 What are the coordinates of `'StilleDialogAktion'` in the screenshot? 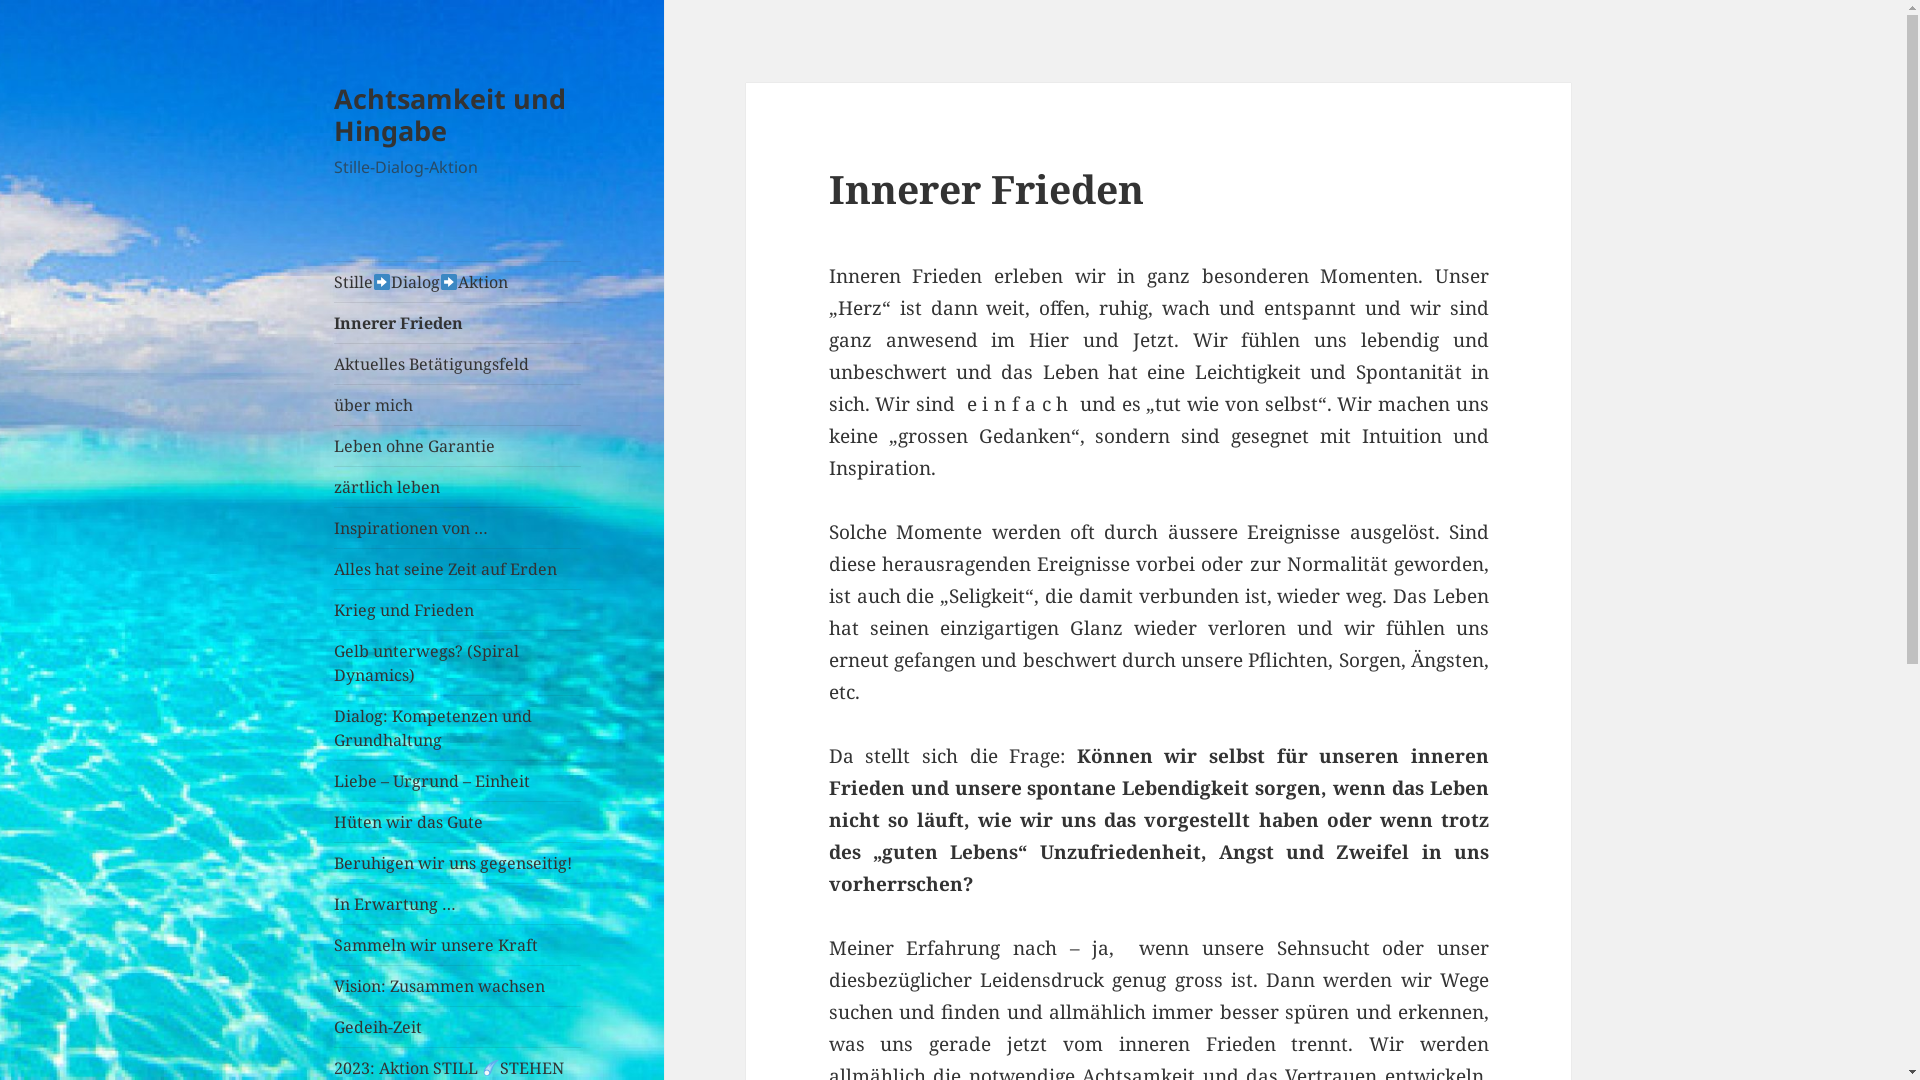 It's located at (334, 281).